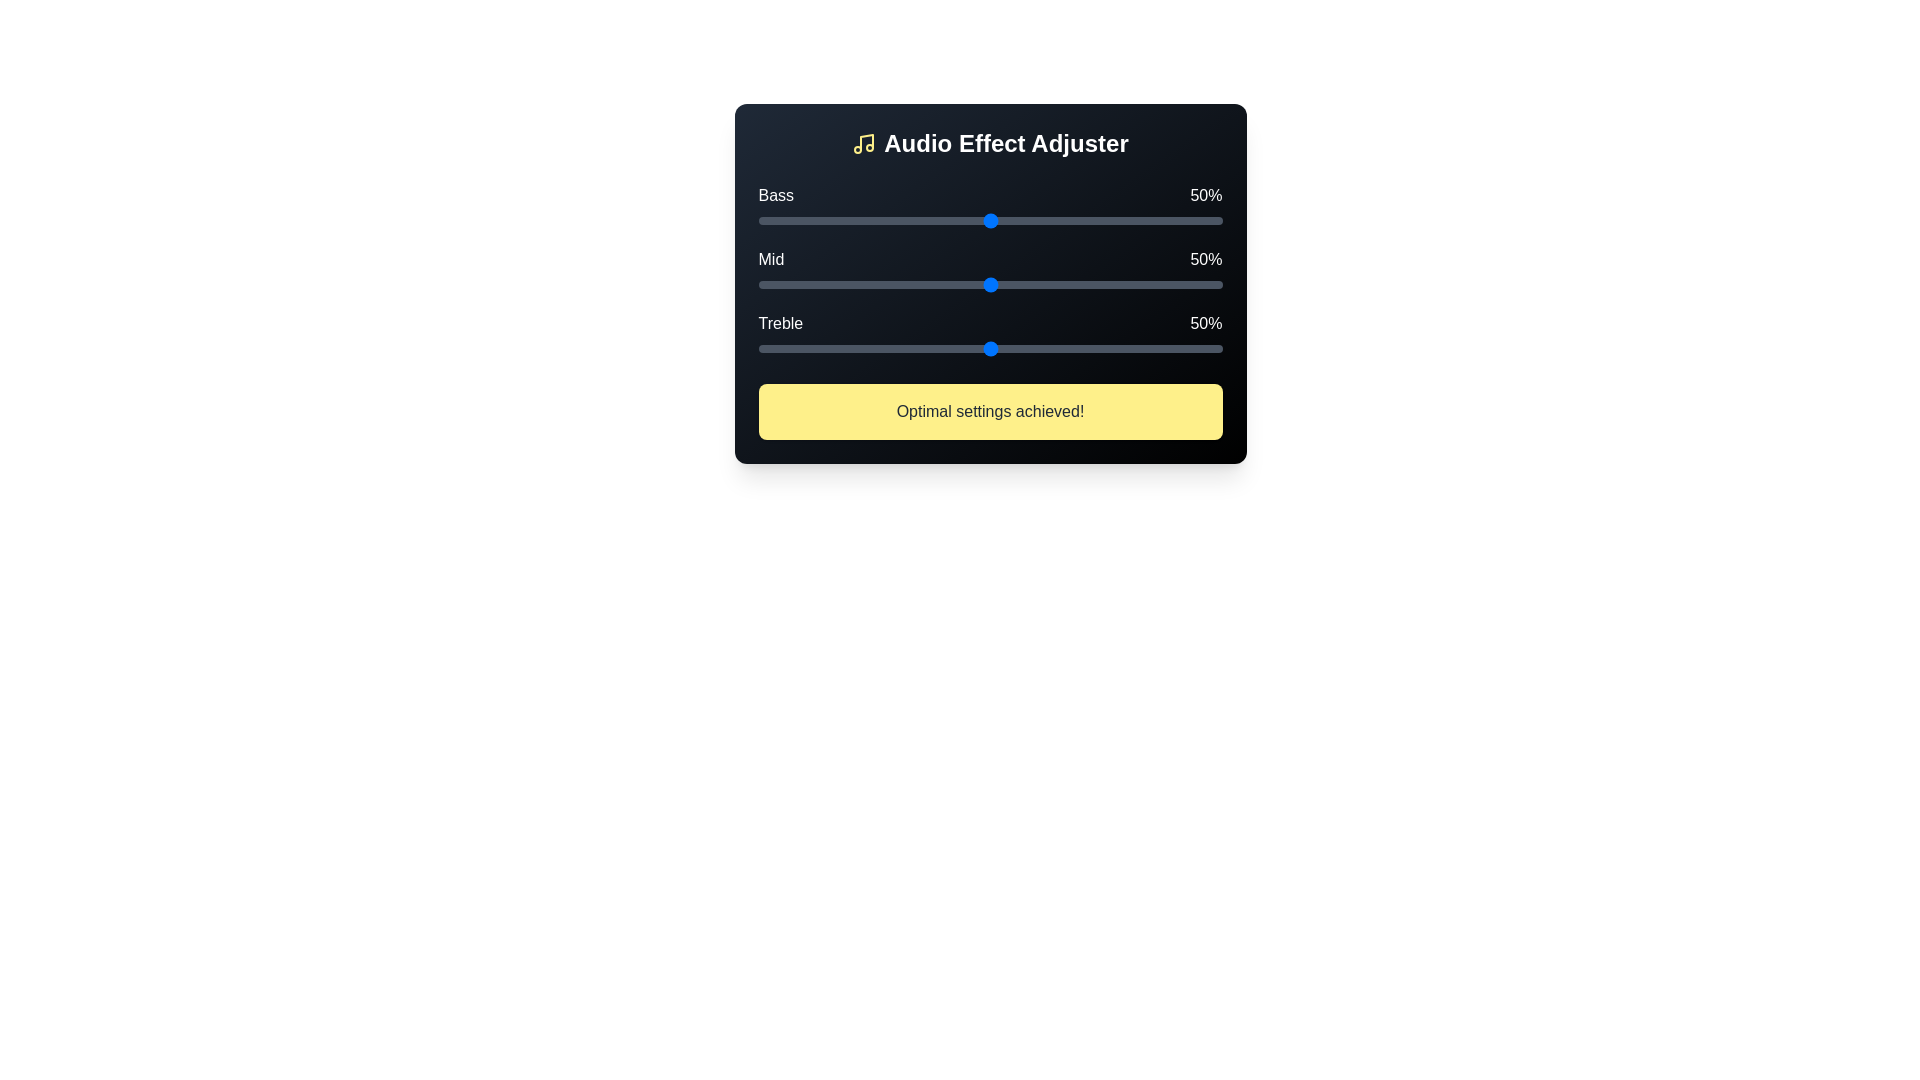  What do you see at coordinates (1036, 220) in the screenshot?
I see `the Bass slider to 60% by clicking on the slider track` at bounding box center [1036, 220].